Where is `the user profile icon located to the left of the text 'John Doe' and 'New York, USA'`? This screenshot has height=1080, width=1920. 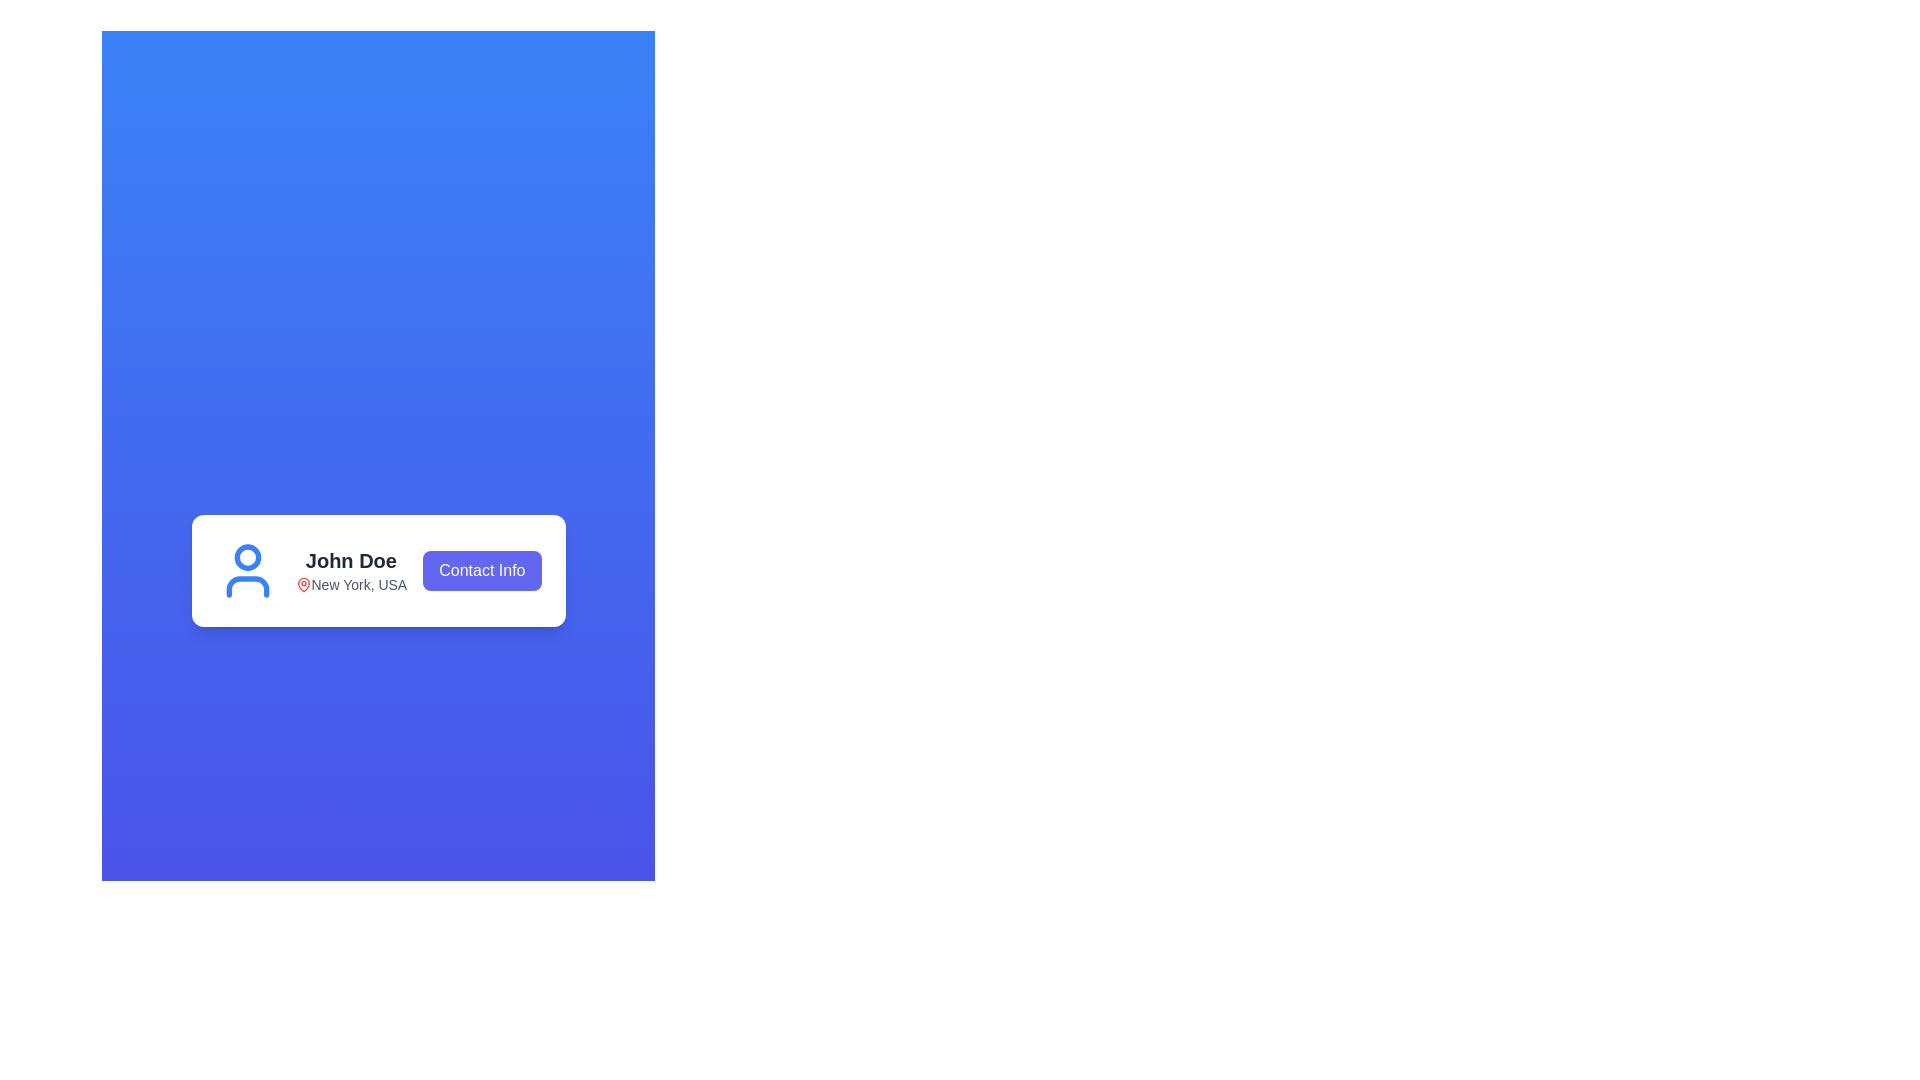 the user profile icon located to the left of the text 'John Doe' and 'New York, USA' is located at coordinates (246, 570).